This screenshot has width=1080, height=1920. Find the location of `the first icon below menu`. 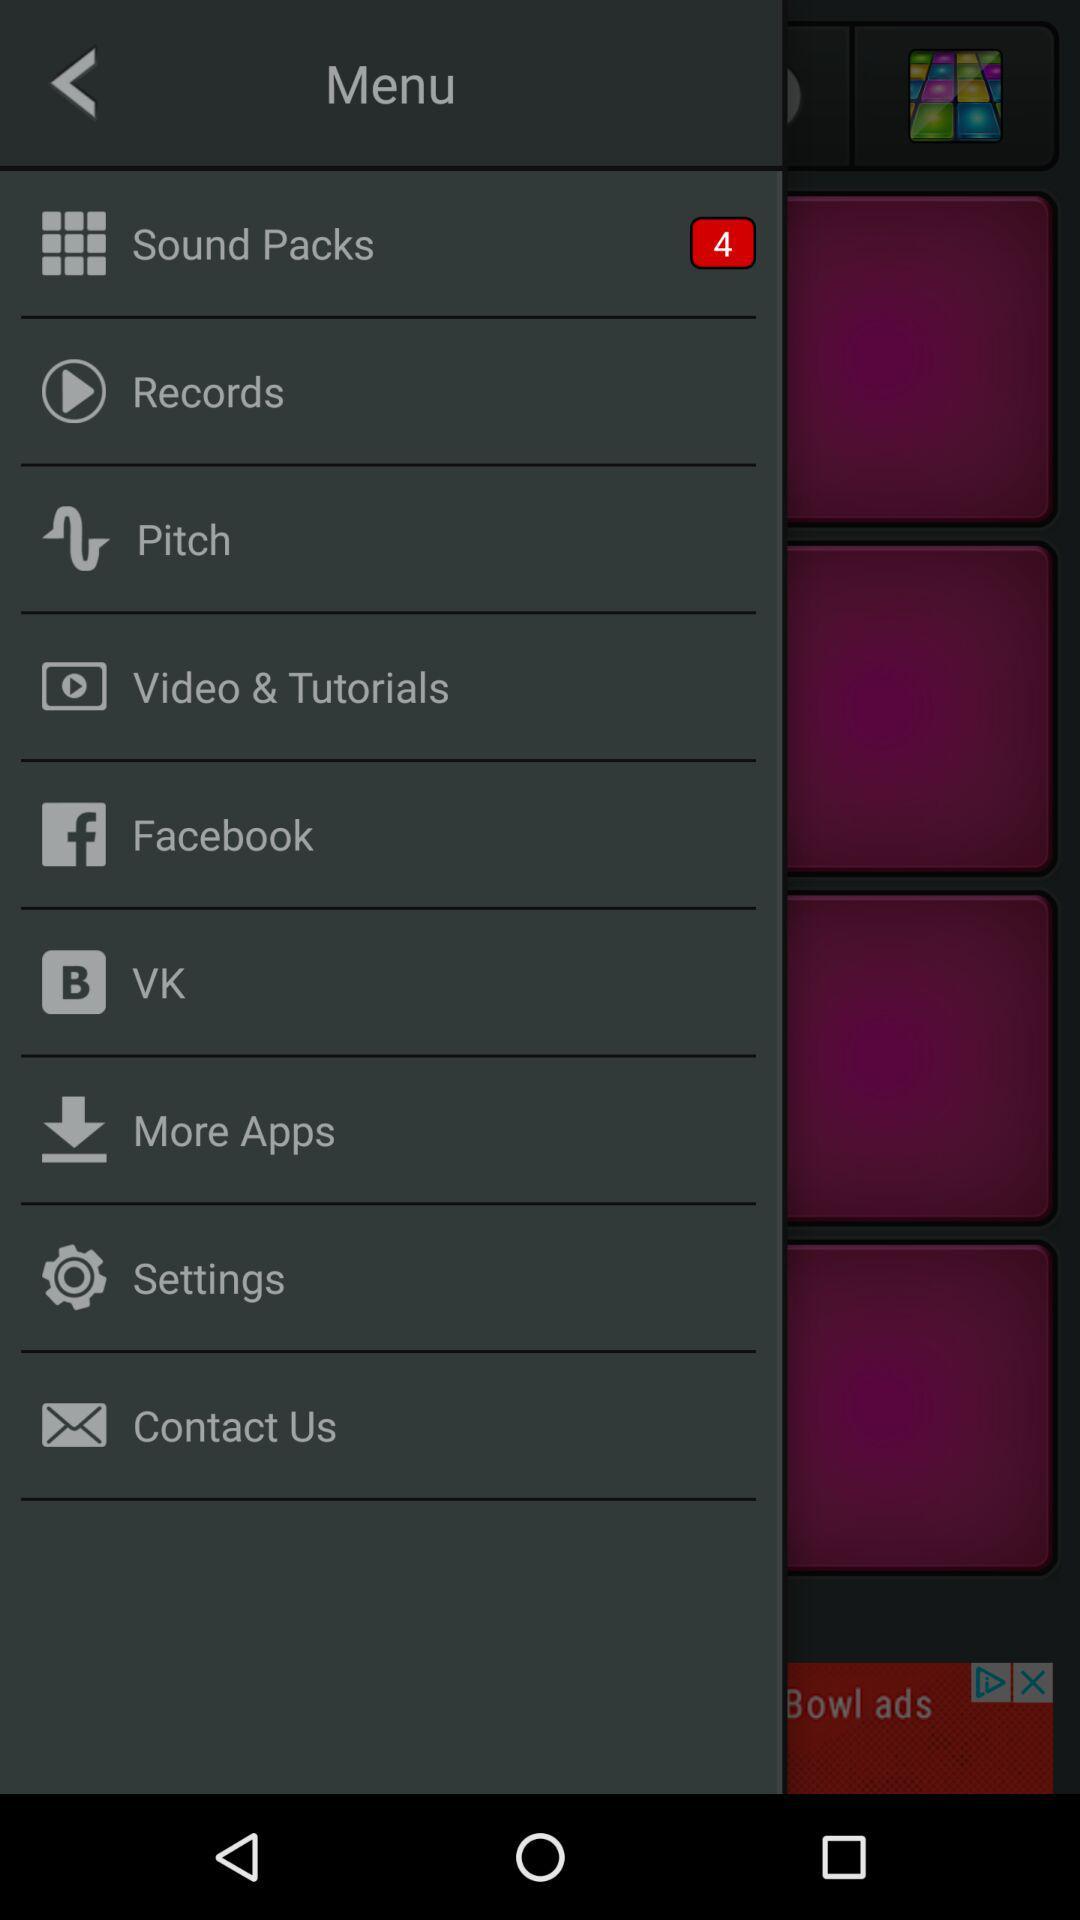

the first icon below menu is located at coordinates (72, 242).